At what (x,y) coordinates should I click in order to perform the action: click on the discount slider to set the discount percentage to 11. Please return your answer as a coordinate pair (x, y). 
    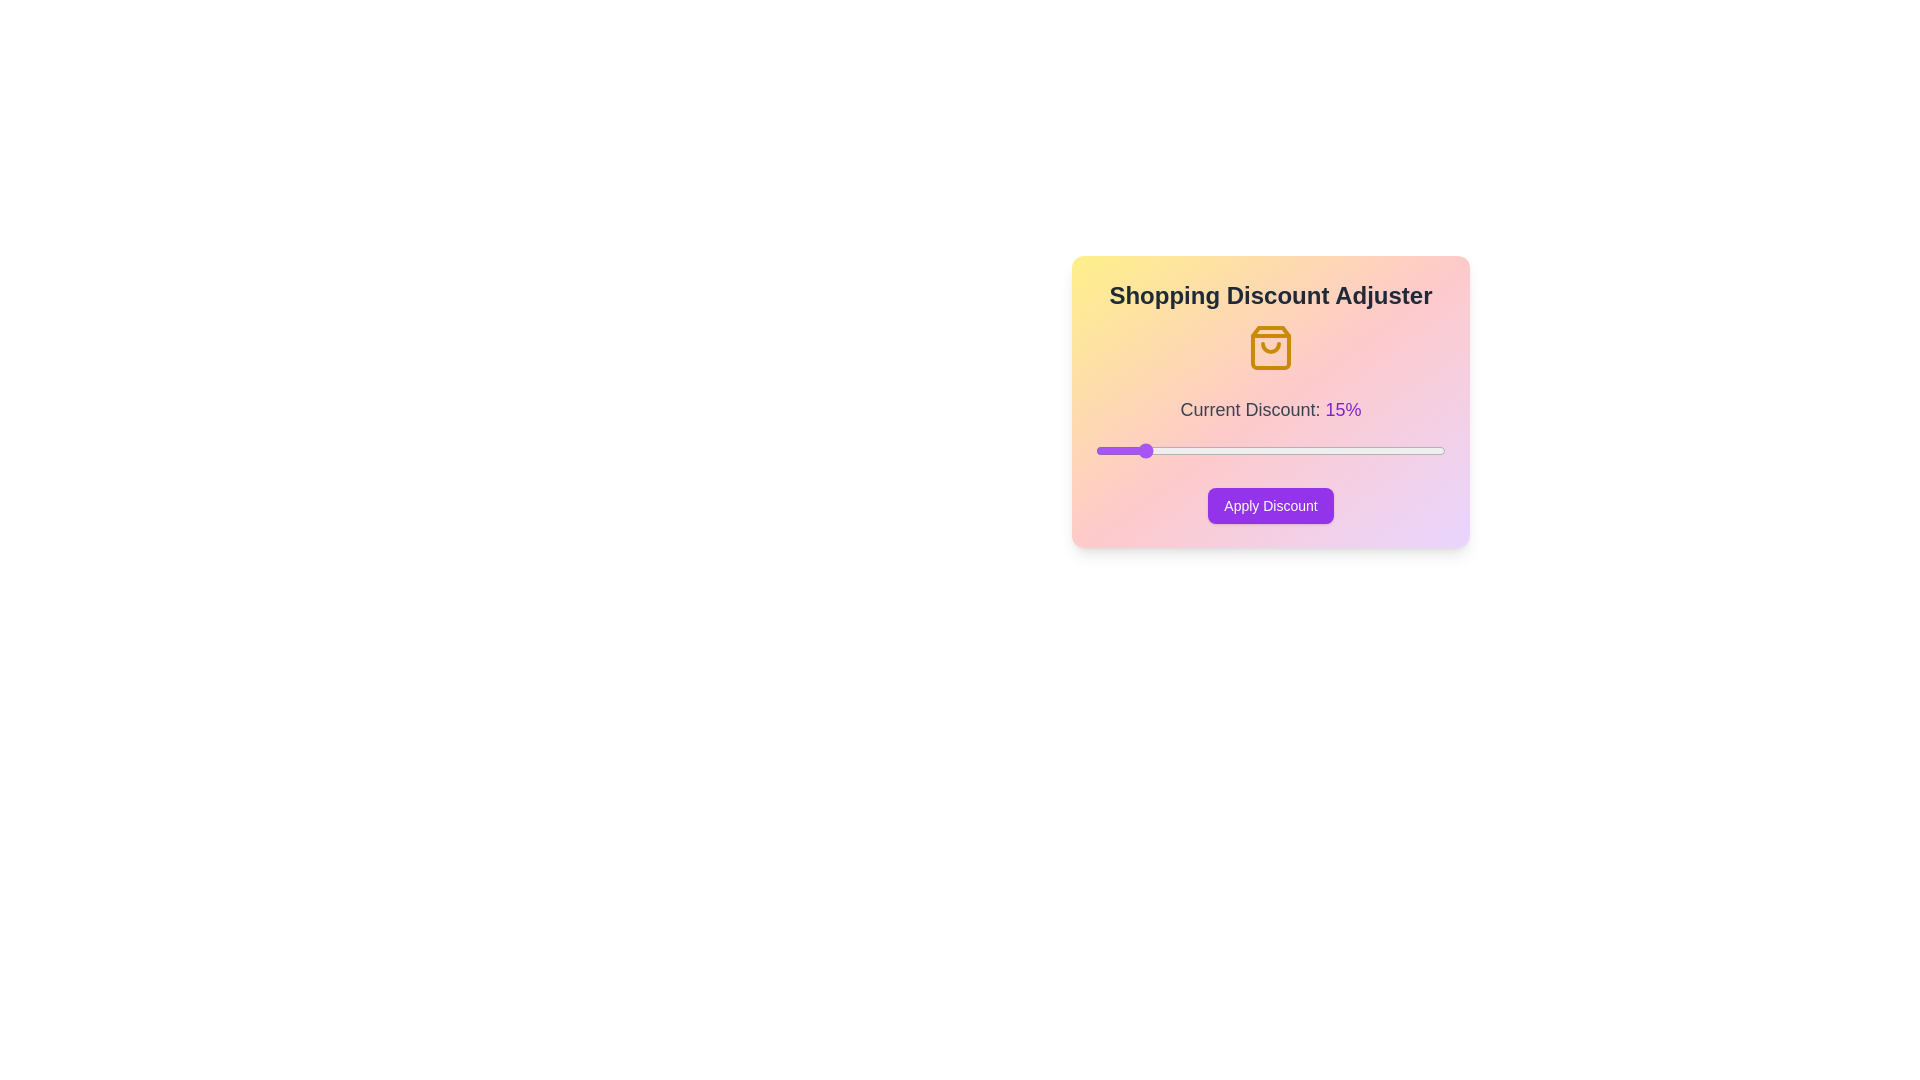
    Looking at the image, I should click on (1103, 451).